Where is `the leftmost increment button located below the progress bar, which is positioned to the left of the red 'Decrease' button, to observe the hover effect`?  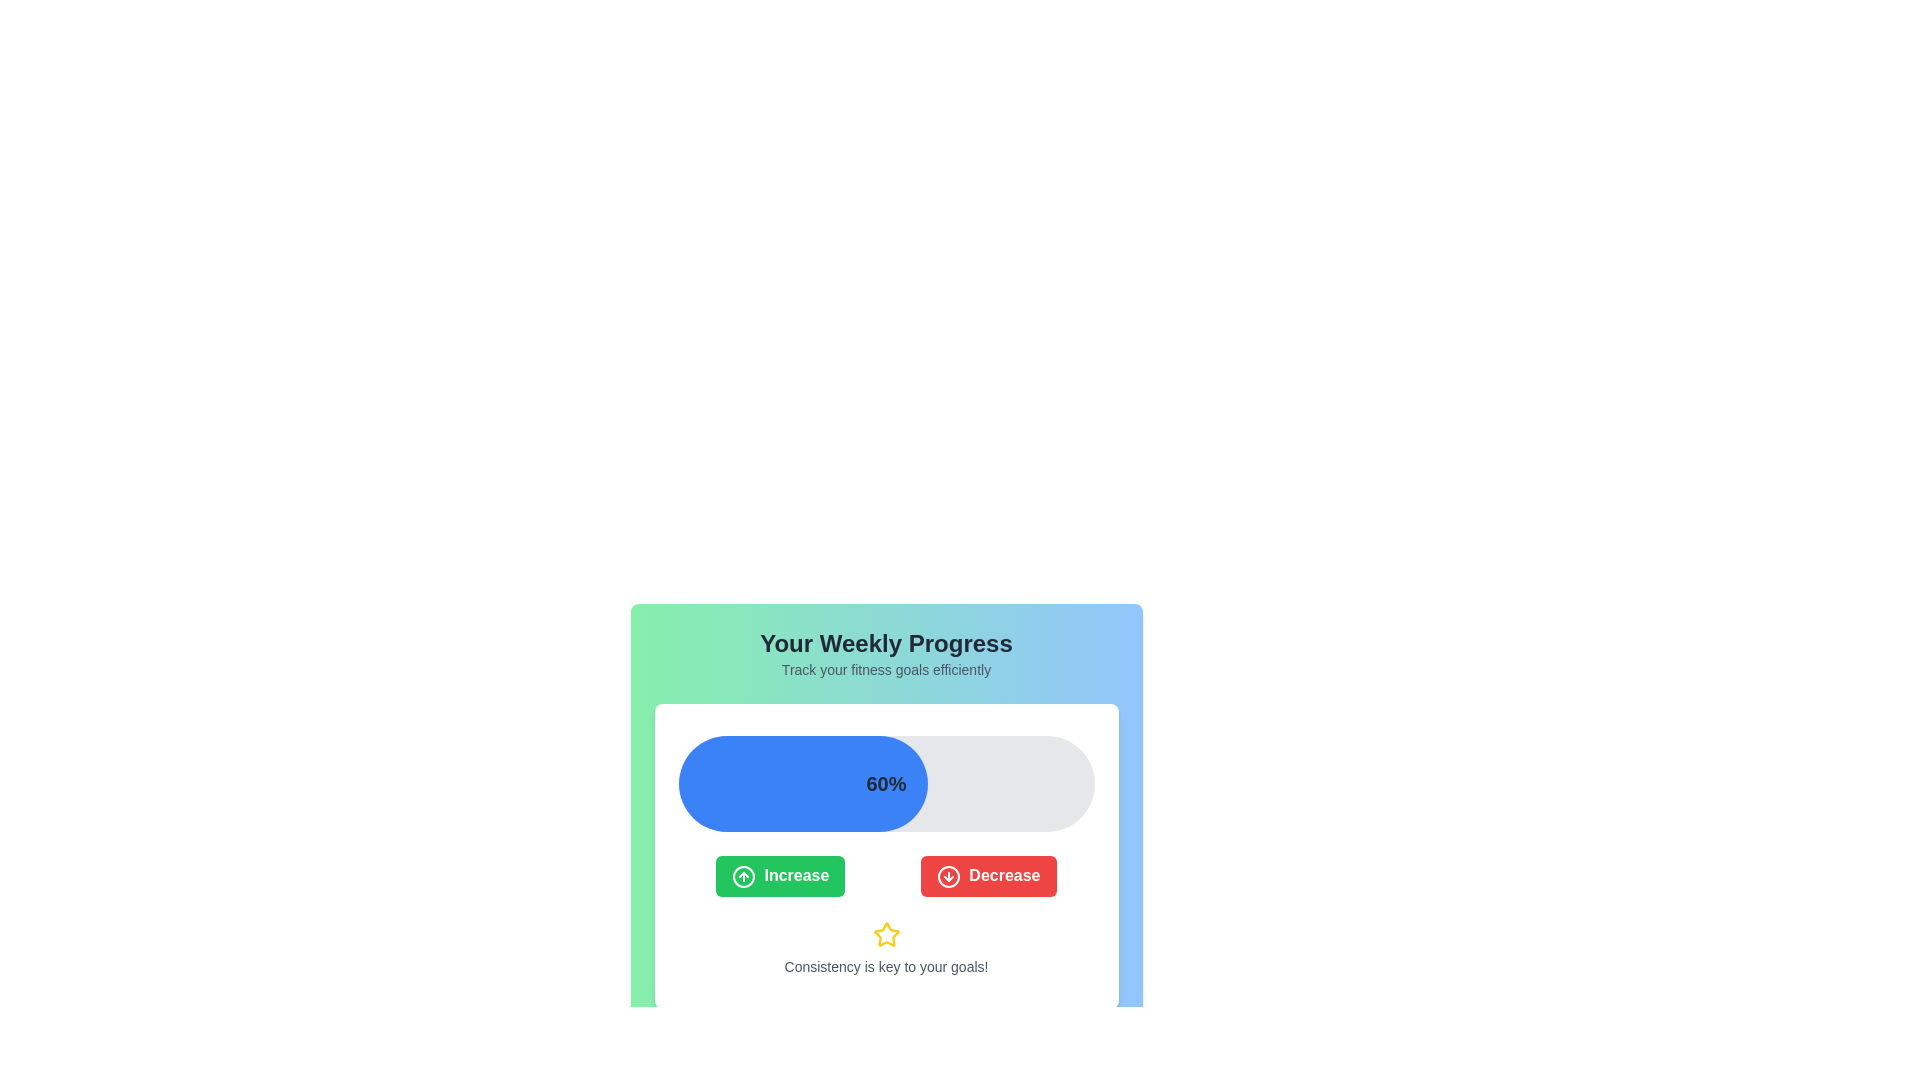 the leftmost increment button located below the progress bar, which is positioned to the left of the red 'Decrease' button, to observe the hover effect is located at coordinates (779, 875).